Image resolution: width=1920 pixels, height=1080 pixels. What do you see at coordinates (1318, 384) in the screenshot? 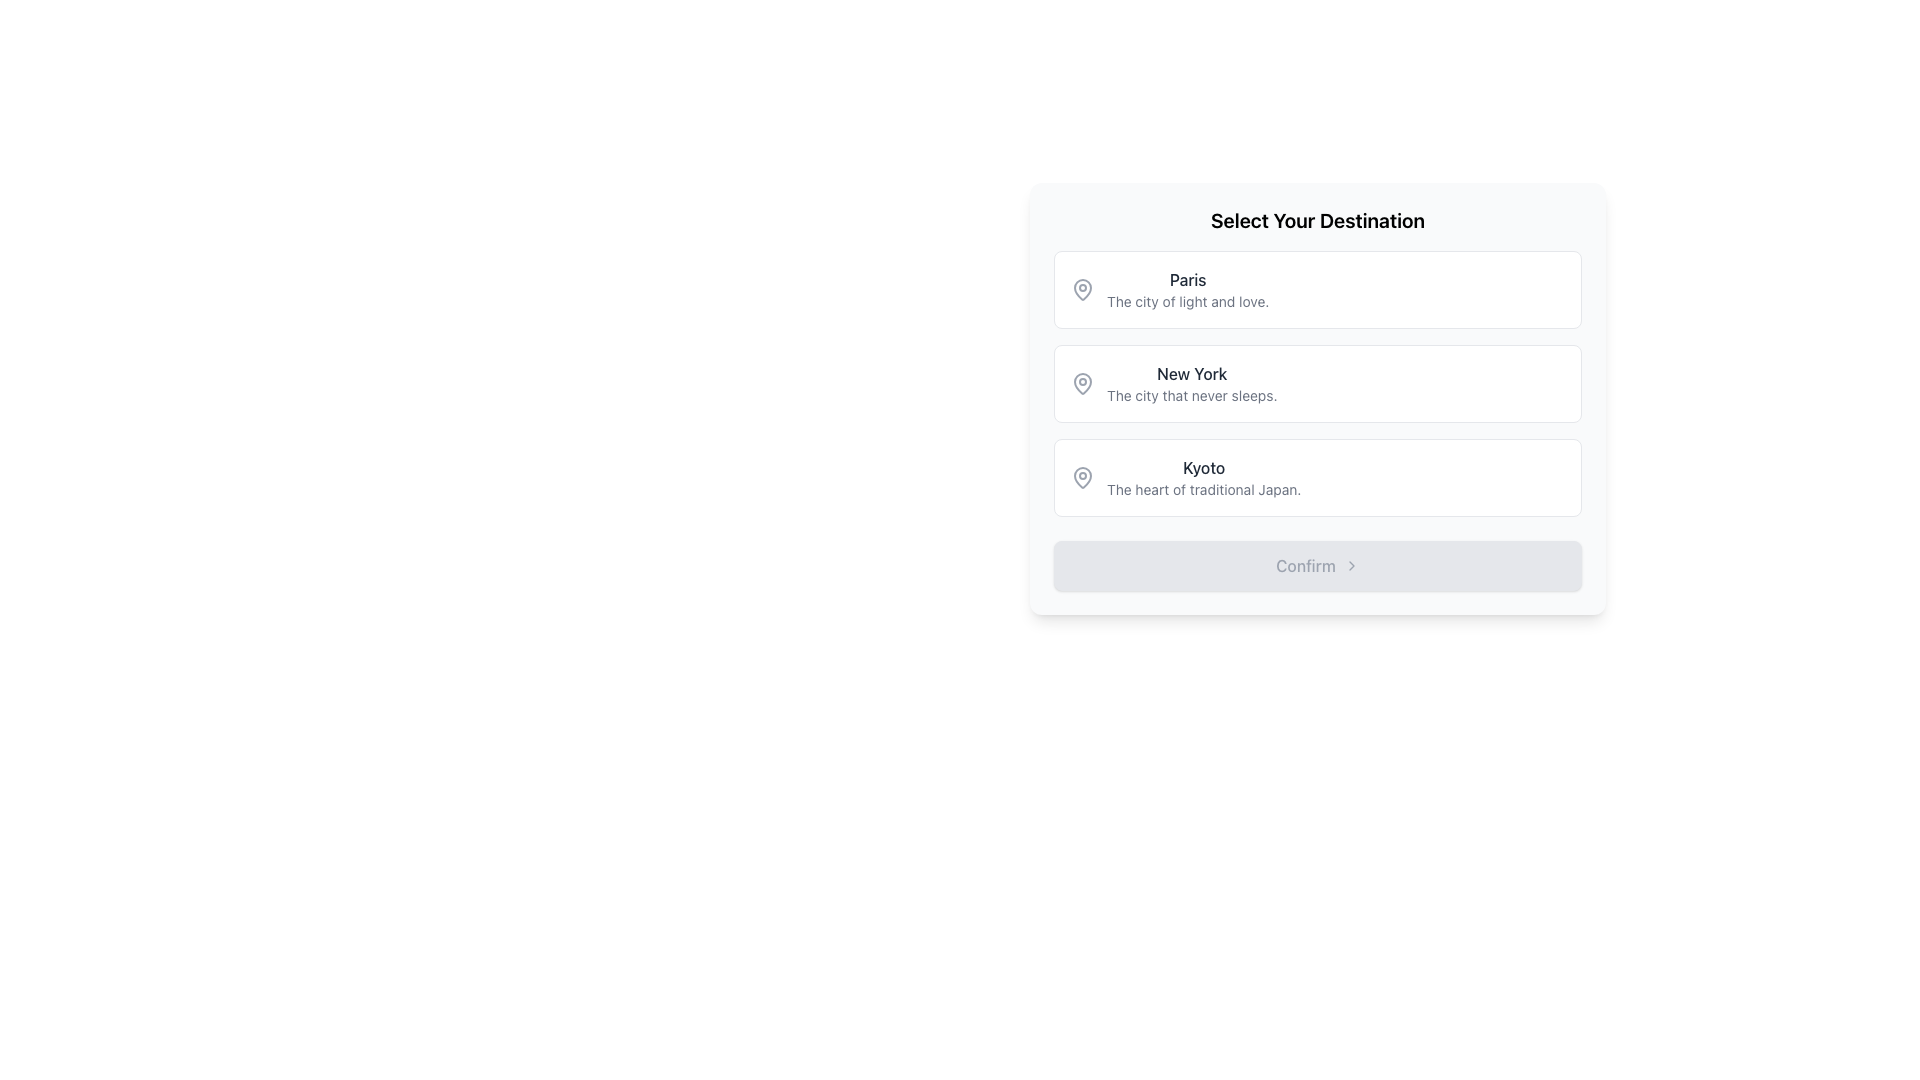
I see `the selectable card for 'New York', which is the second card in the vertical list of options` at bounding box center [1318, 384].